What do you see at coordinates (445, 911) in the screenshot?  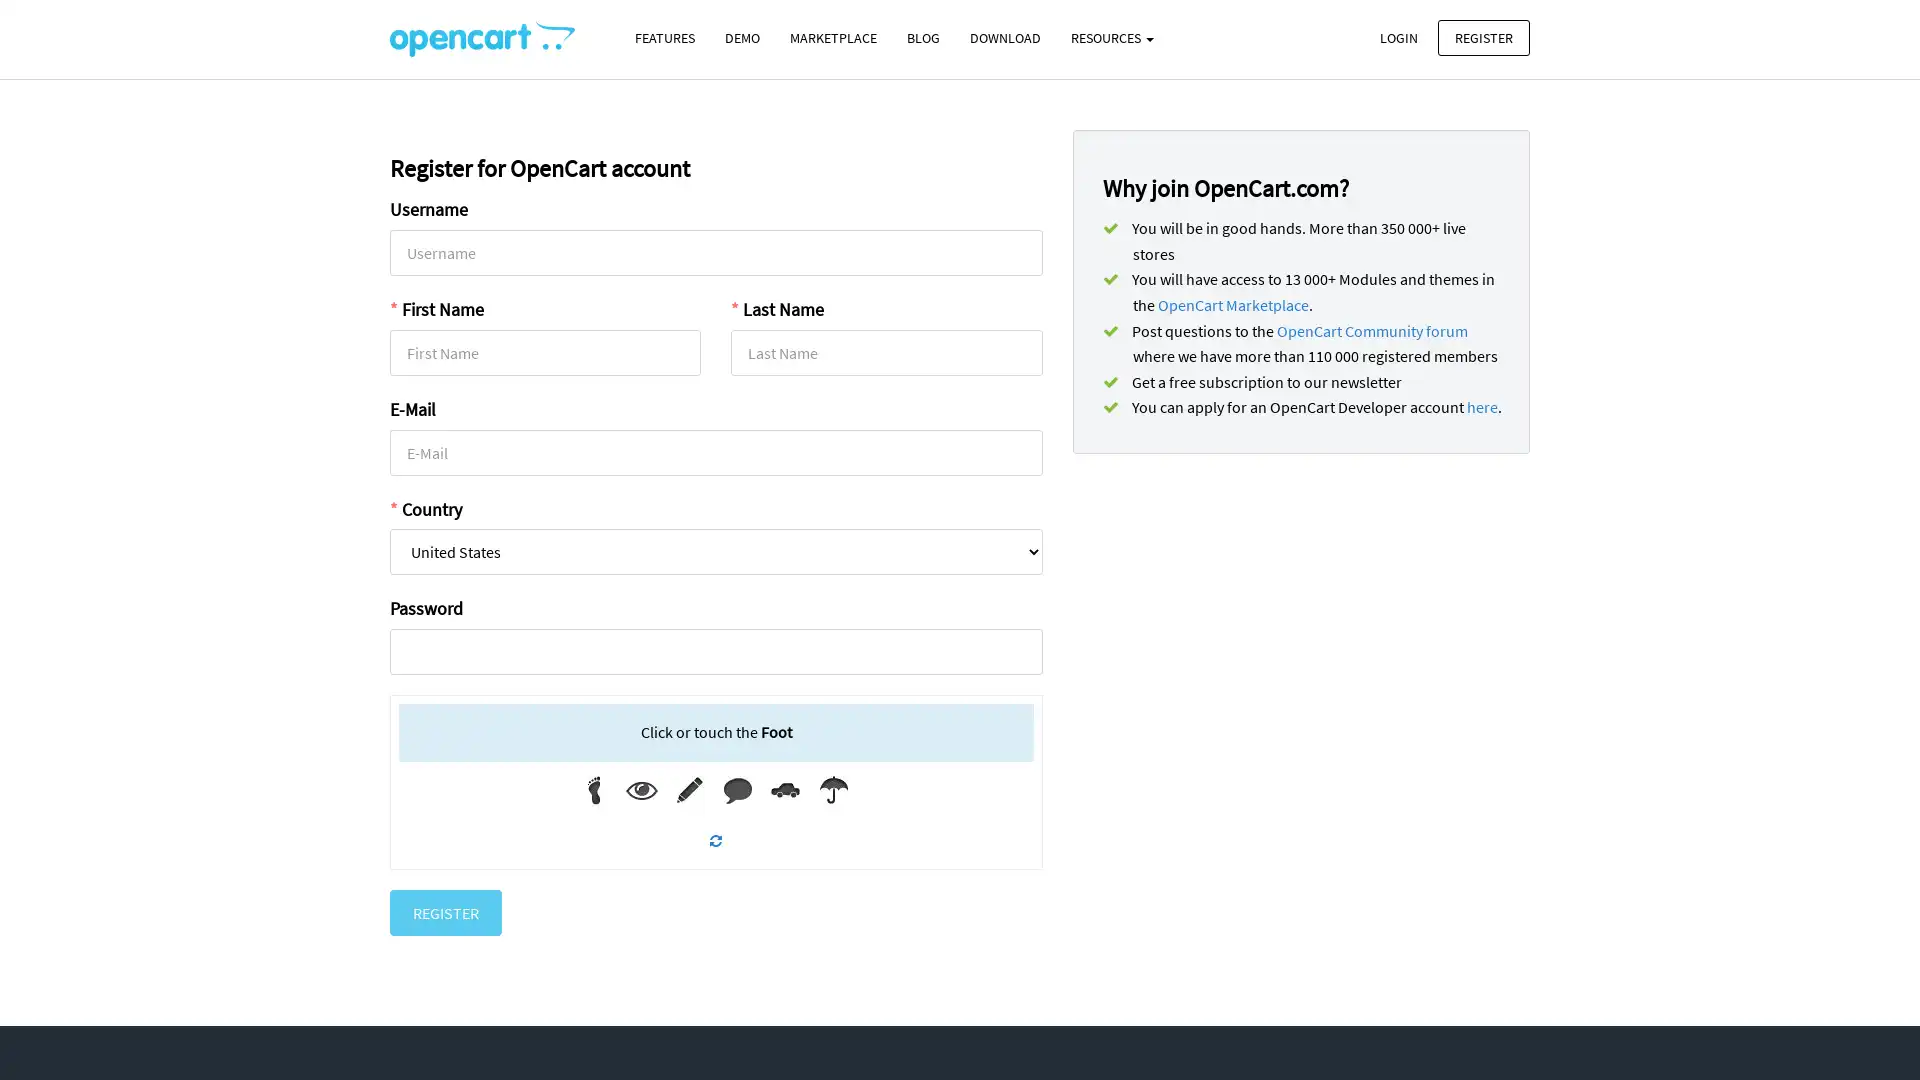 I see `REGISTER` at bounding box center [445, 911].